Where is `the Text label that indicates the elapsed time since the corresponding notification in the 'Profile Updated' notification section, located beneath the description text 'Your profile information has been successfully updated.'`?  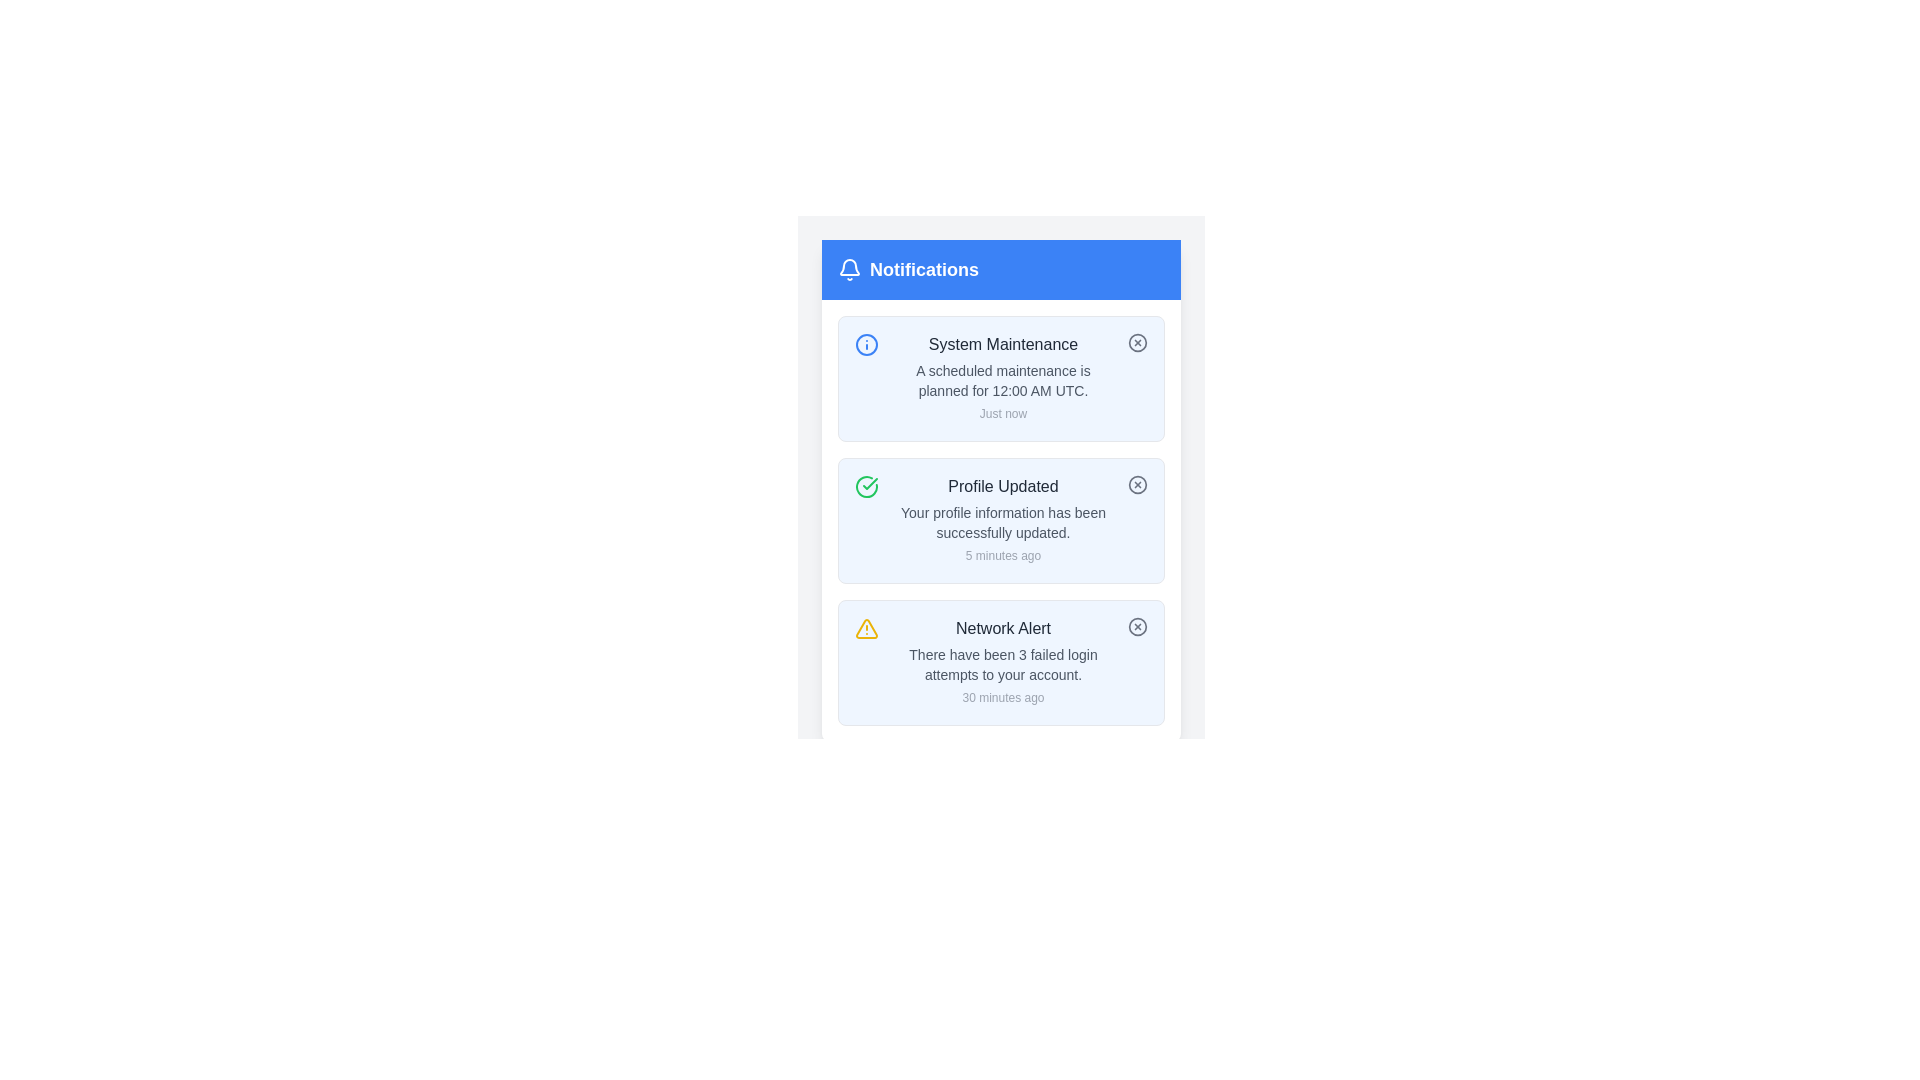 the Text label that indicates the elapsed time since the corresponding notification in the 'Profile Updated' notification section, located beneath the description text 'Your profile information has been successfully updated.' is located at coordinates (1003, 555).